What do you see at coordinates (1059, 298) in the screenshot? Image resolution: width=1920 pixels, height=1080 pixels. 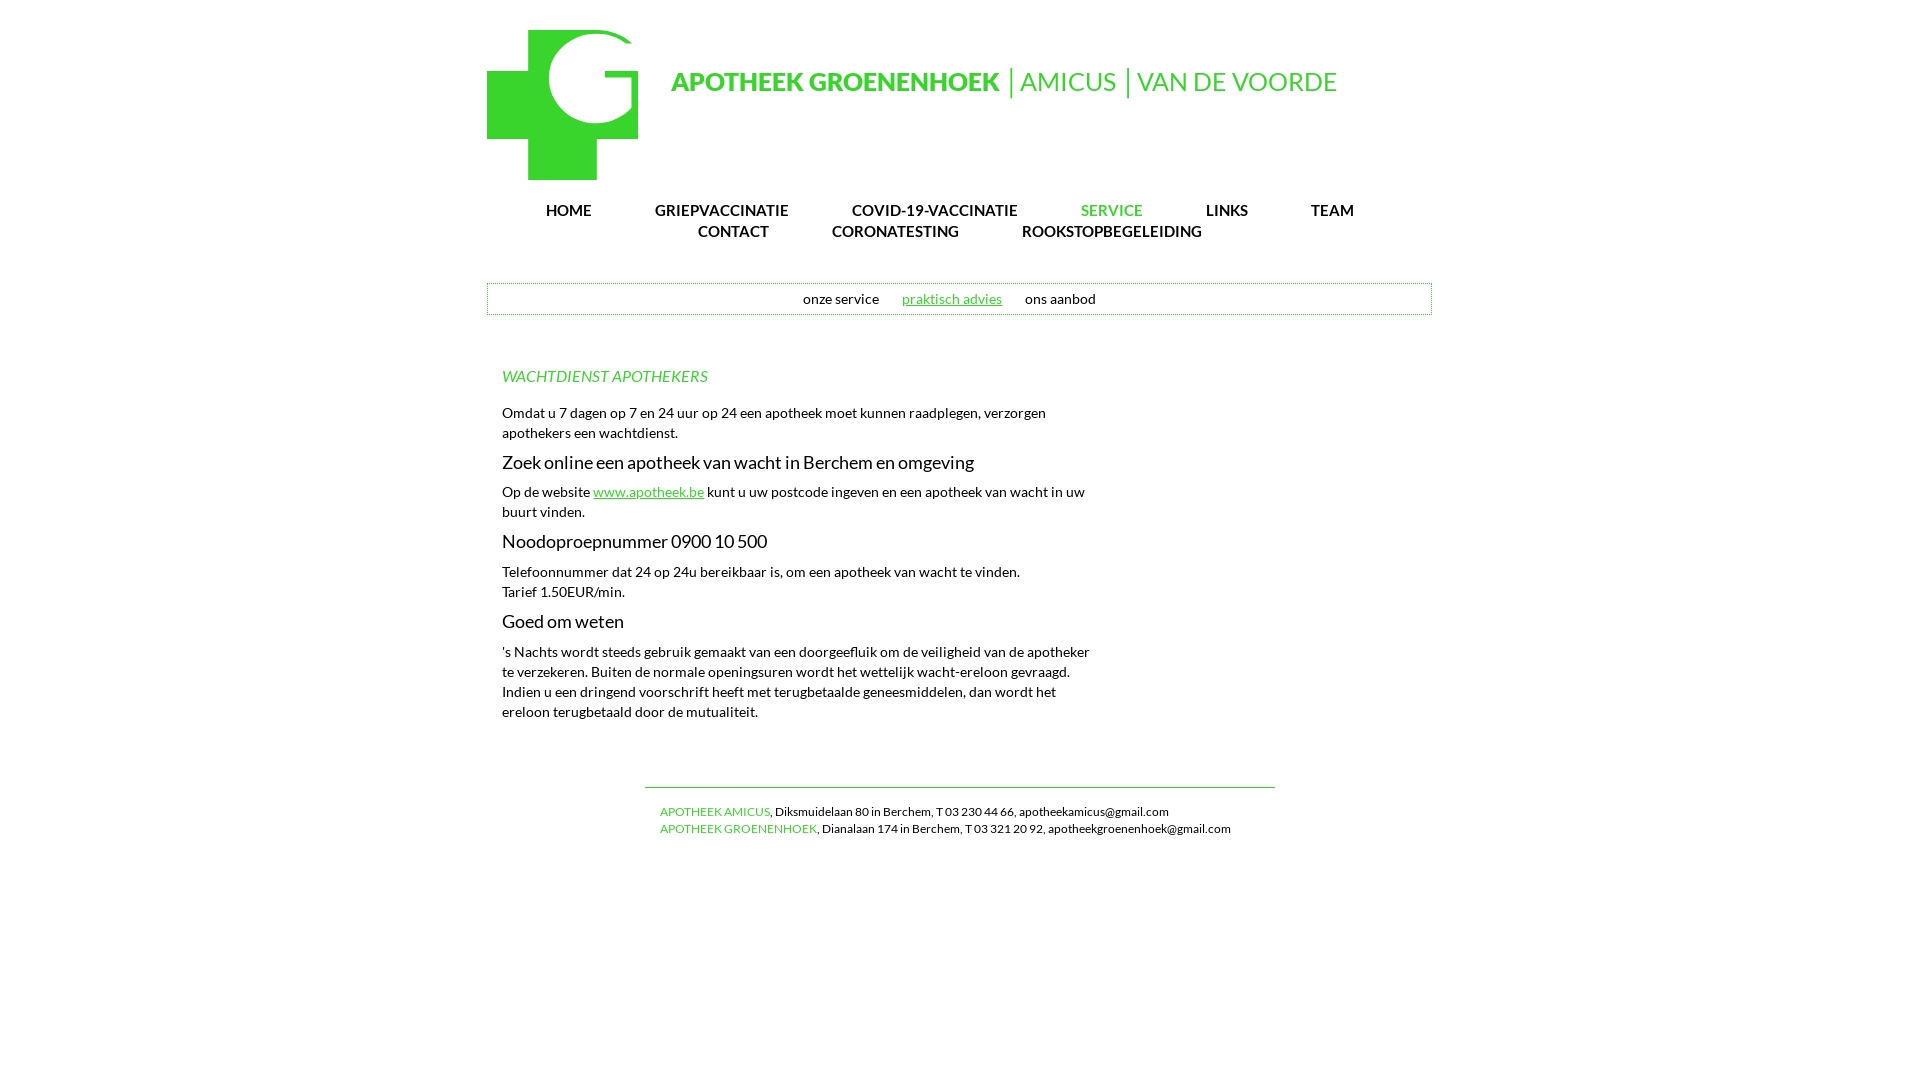 I see `'ons aanbod'` at bounding box center [1059, 298].